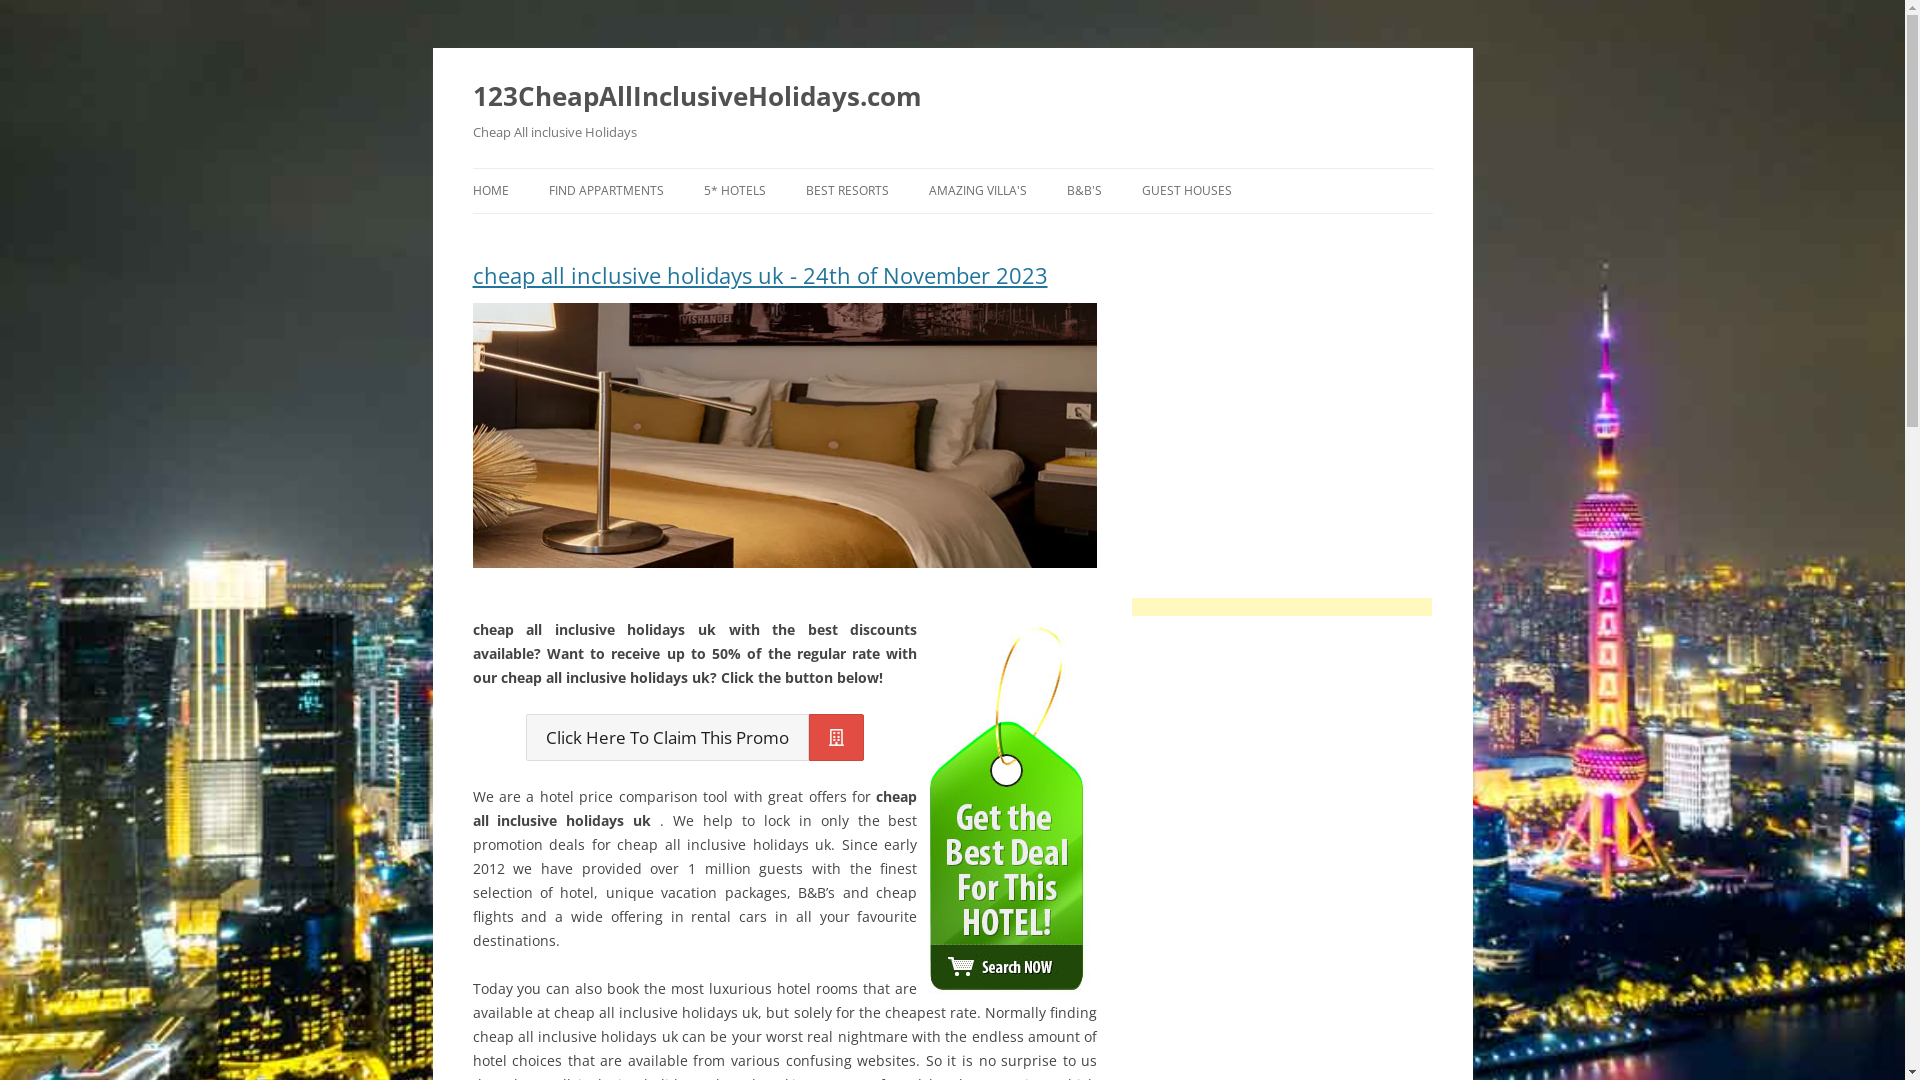  What do you see at coordinates (847, 191) in the screenshot?
I see `'BEST RESORTS'` at bounding box center [847, 191].